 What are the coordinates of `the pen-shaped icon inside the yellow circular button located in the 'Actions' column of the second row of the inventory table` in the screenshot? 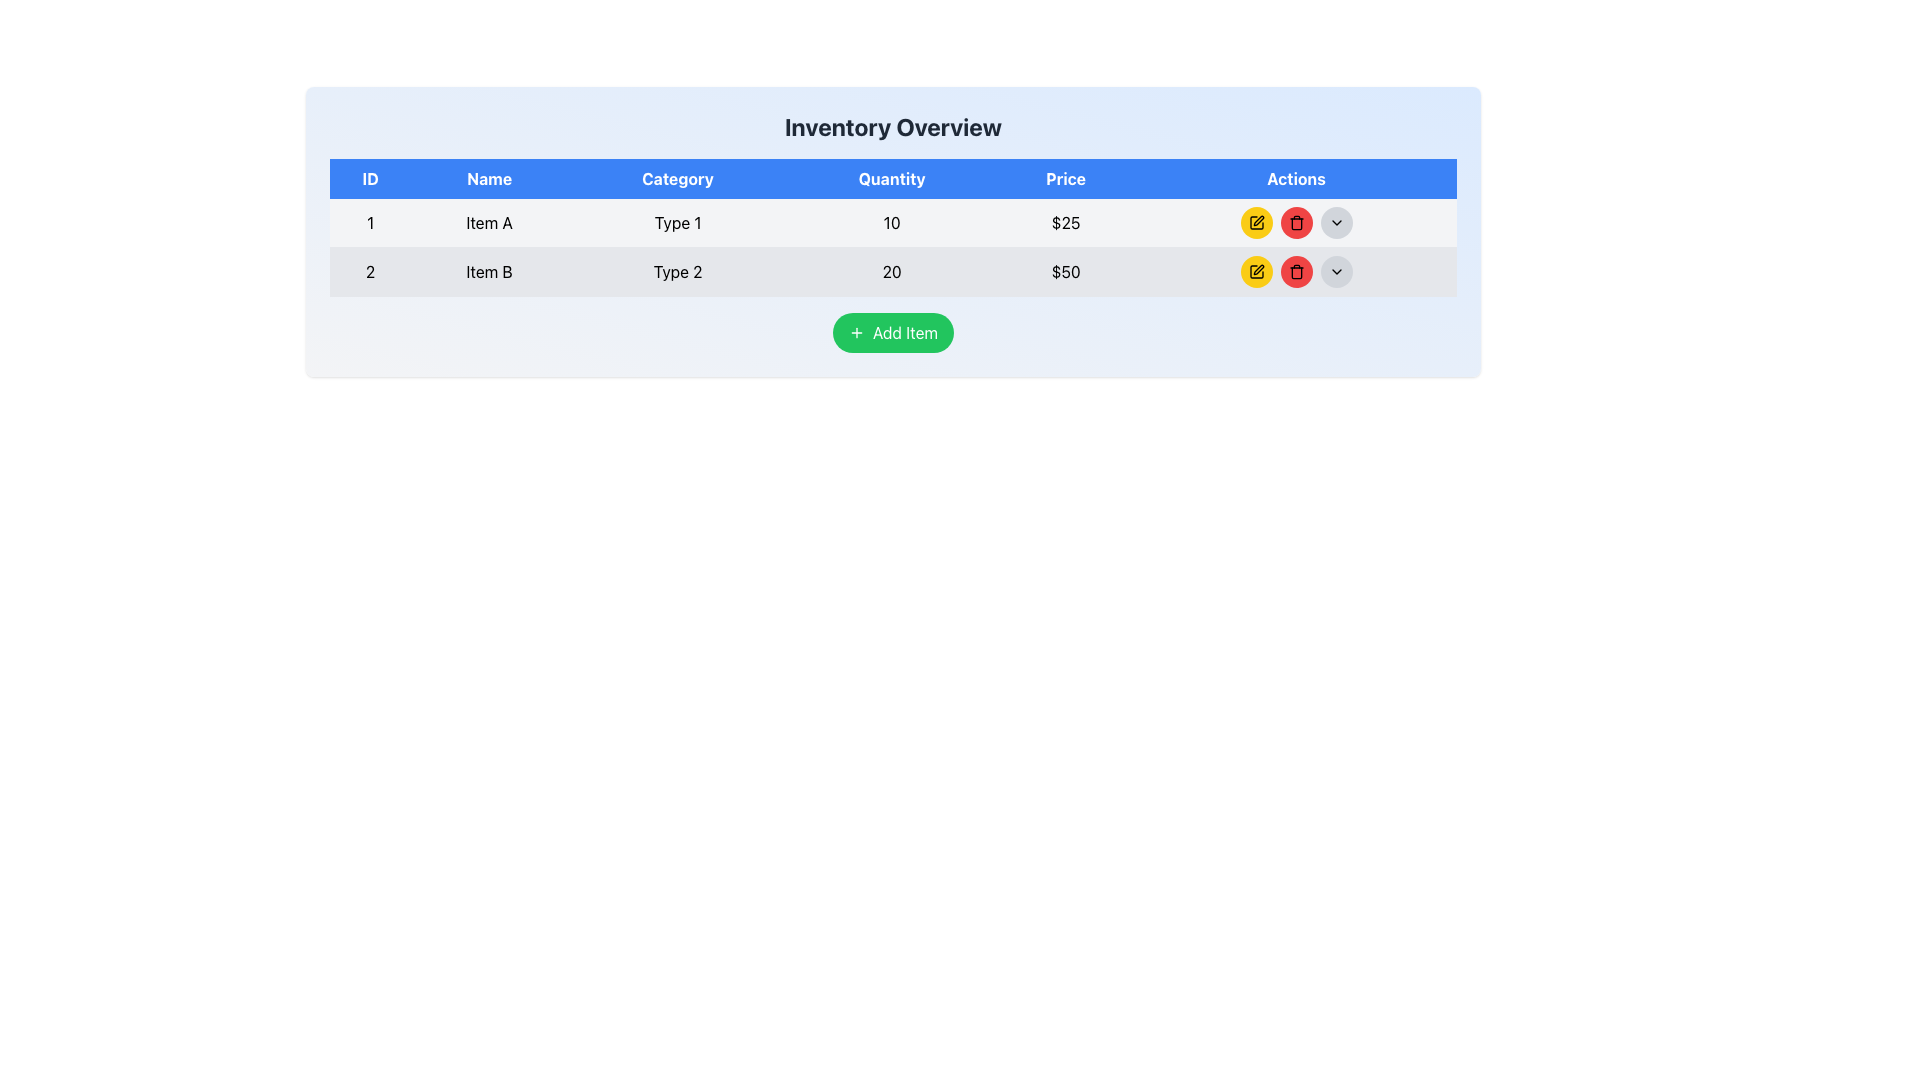 It's located at (1256, 220).